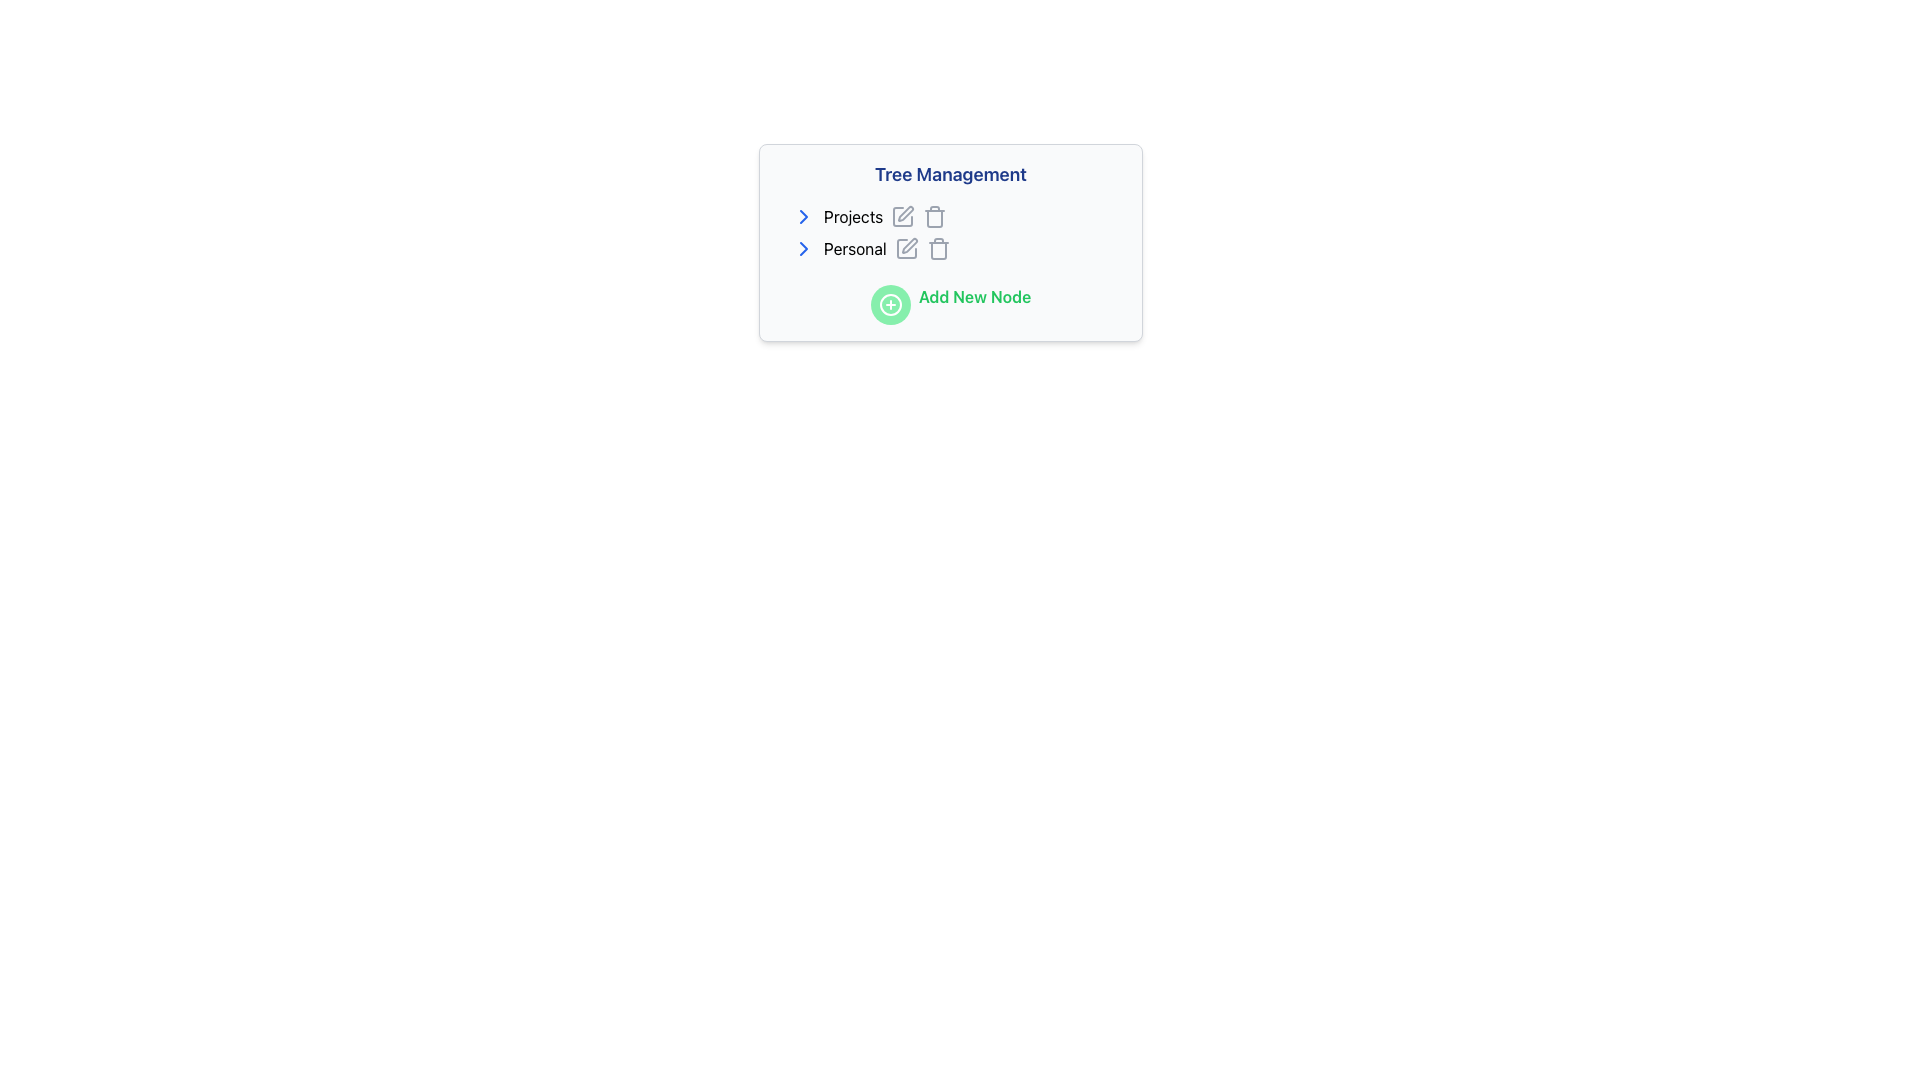 This screenshot has width=1920, height=1080. What do you see at coordinates (918, 216) in the screenshot?
I see `the edit button in the action group for the 'Projects' section to initiate the edit functionality` at bounding box center [918, 216].